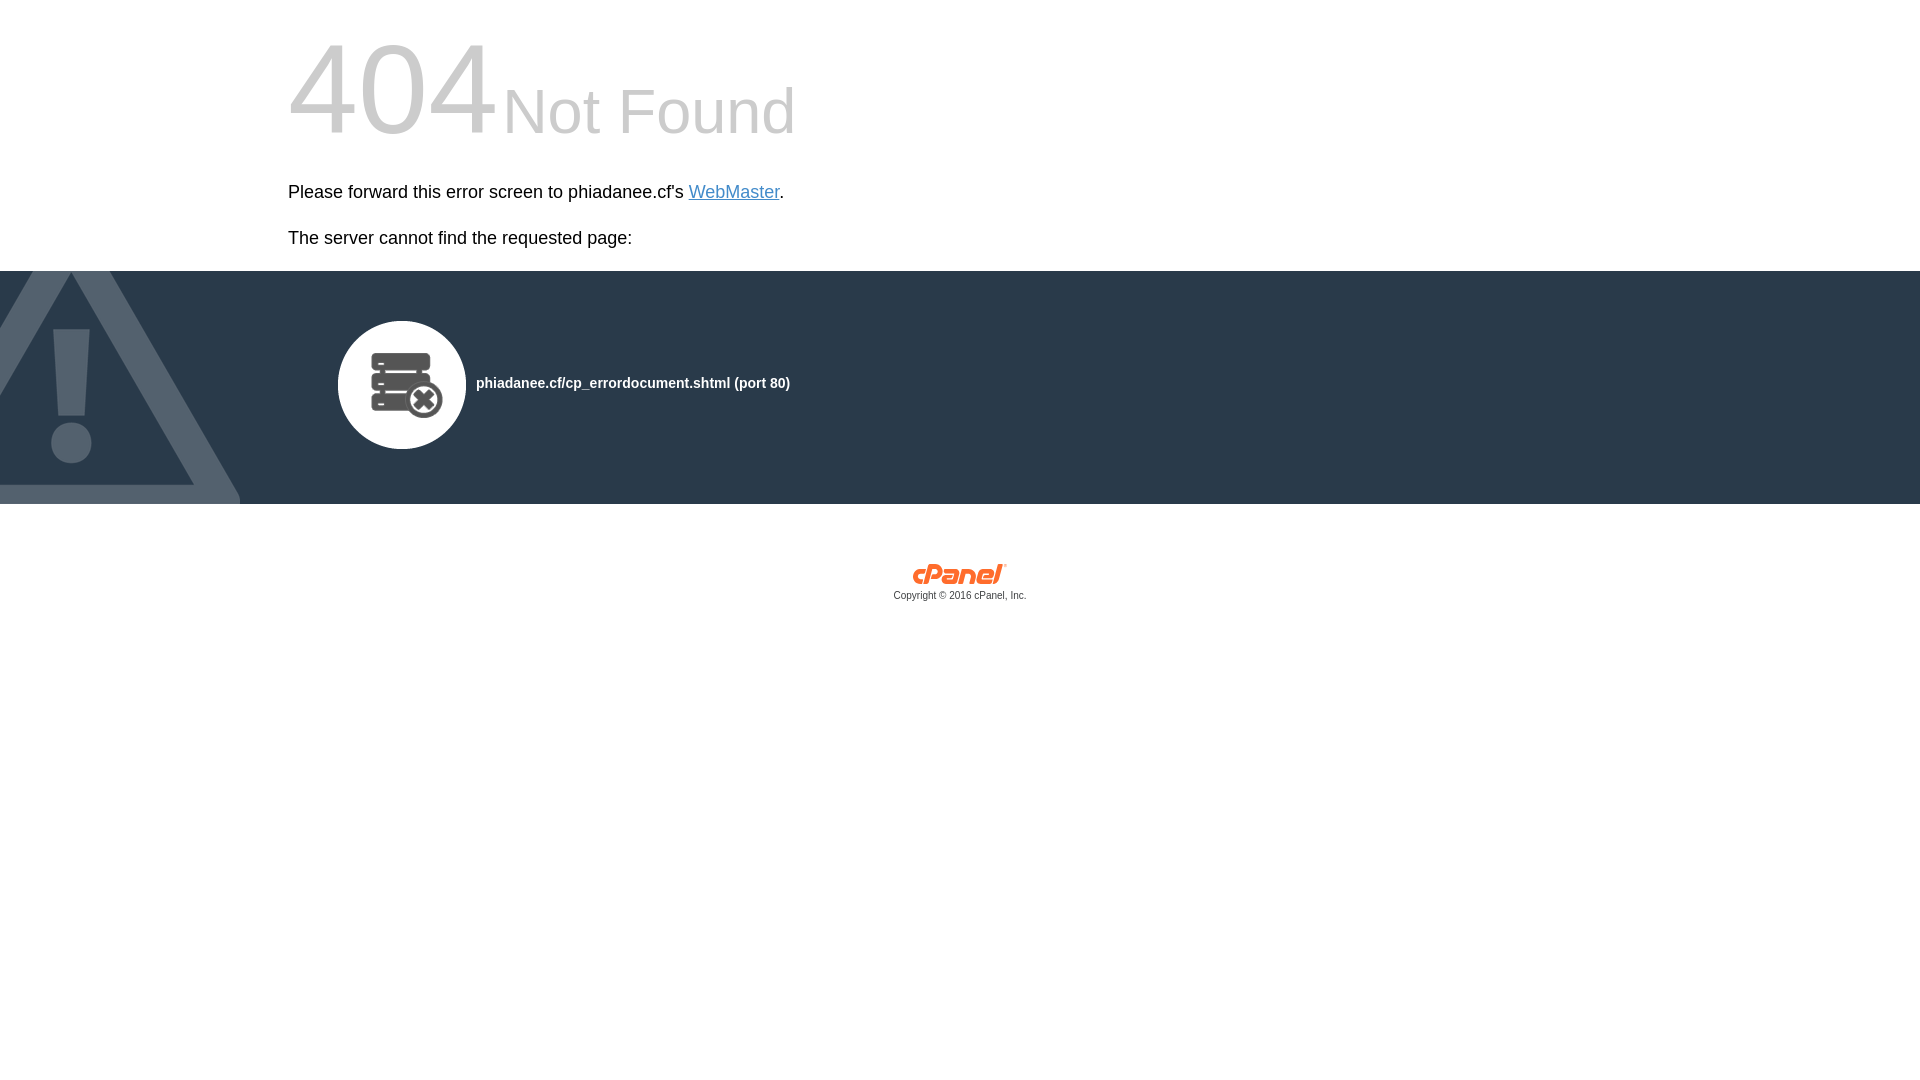 Image resolution: width=1920 pixels, height=1080 pixels. What do you see at coordinates (733, 192) in the screenshot?
I see `'WebMaster'` at bounding box center [733, 192].